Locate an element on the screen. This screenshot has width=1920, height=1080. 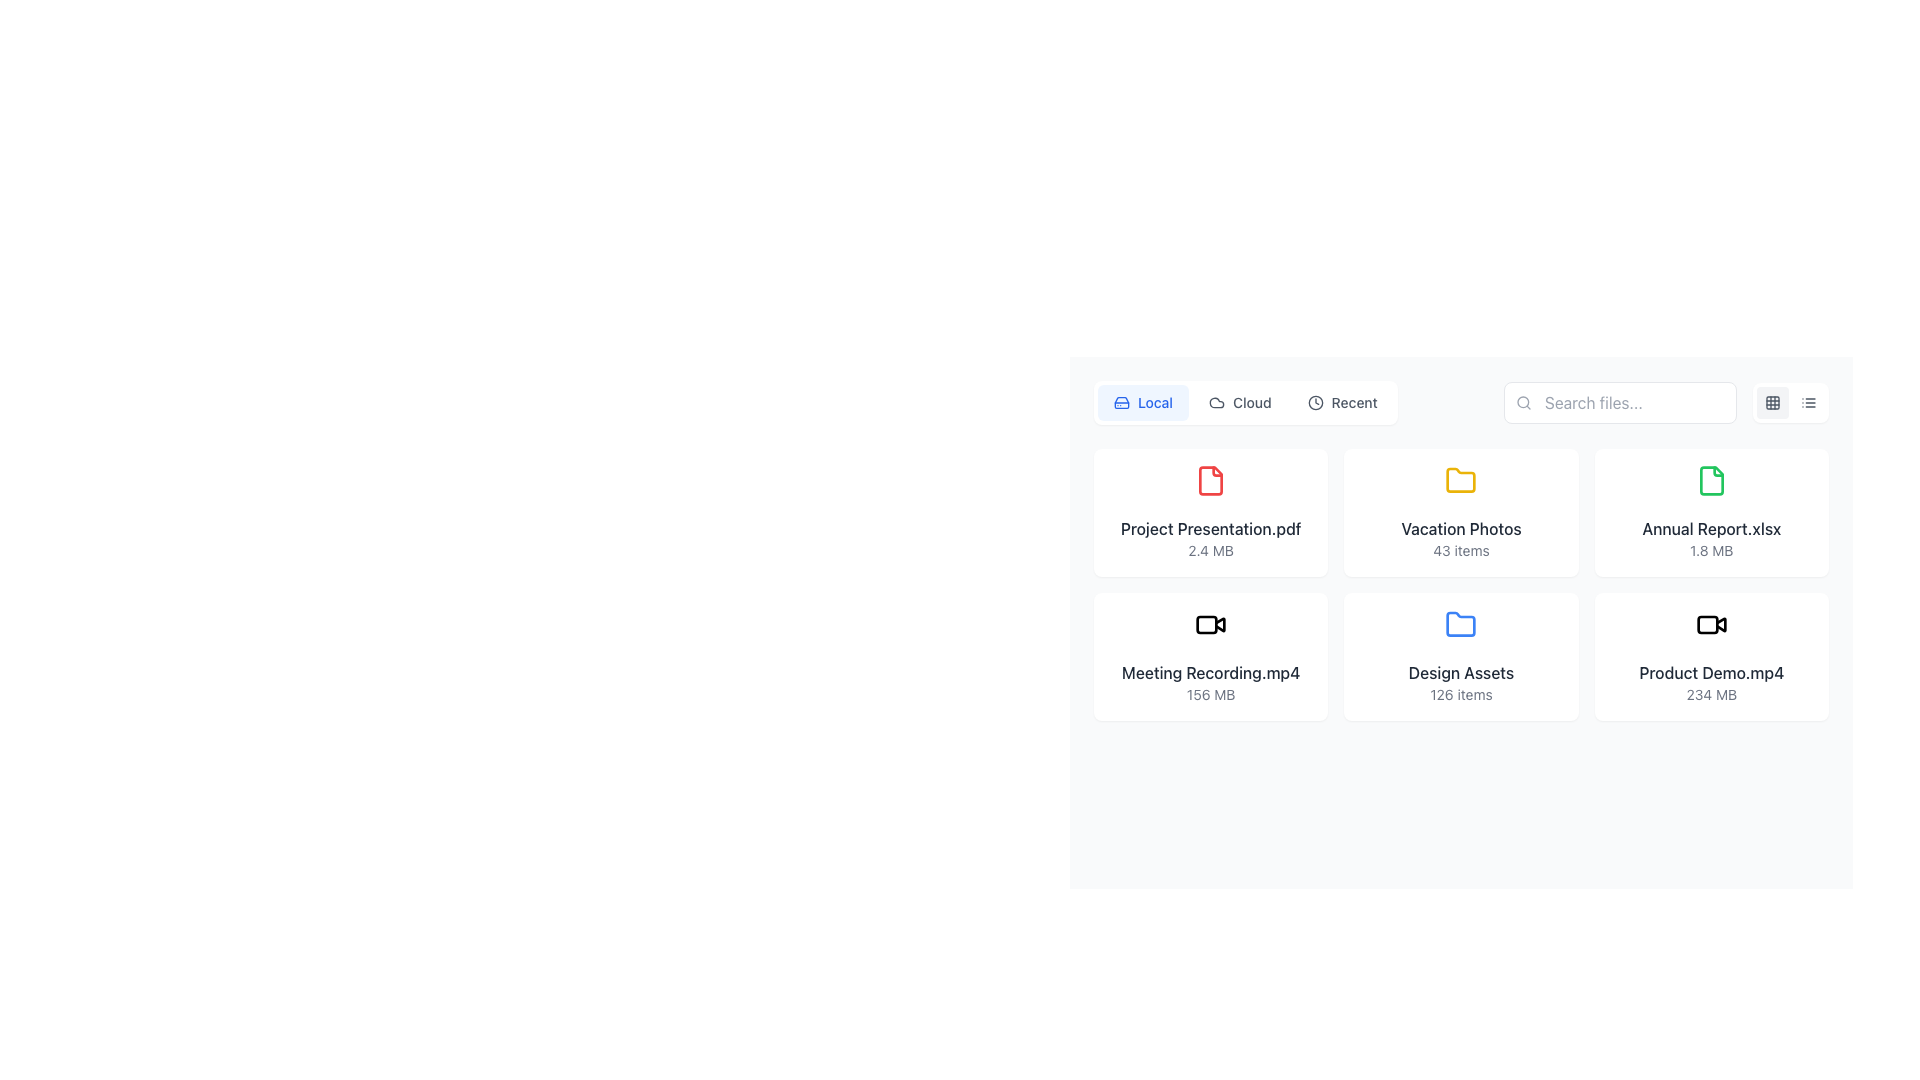
the small gray hard drive icon located to the left of the 'Local' text label within the Local tab is located at coordinates (1122, 402).